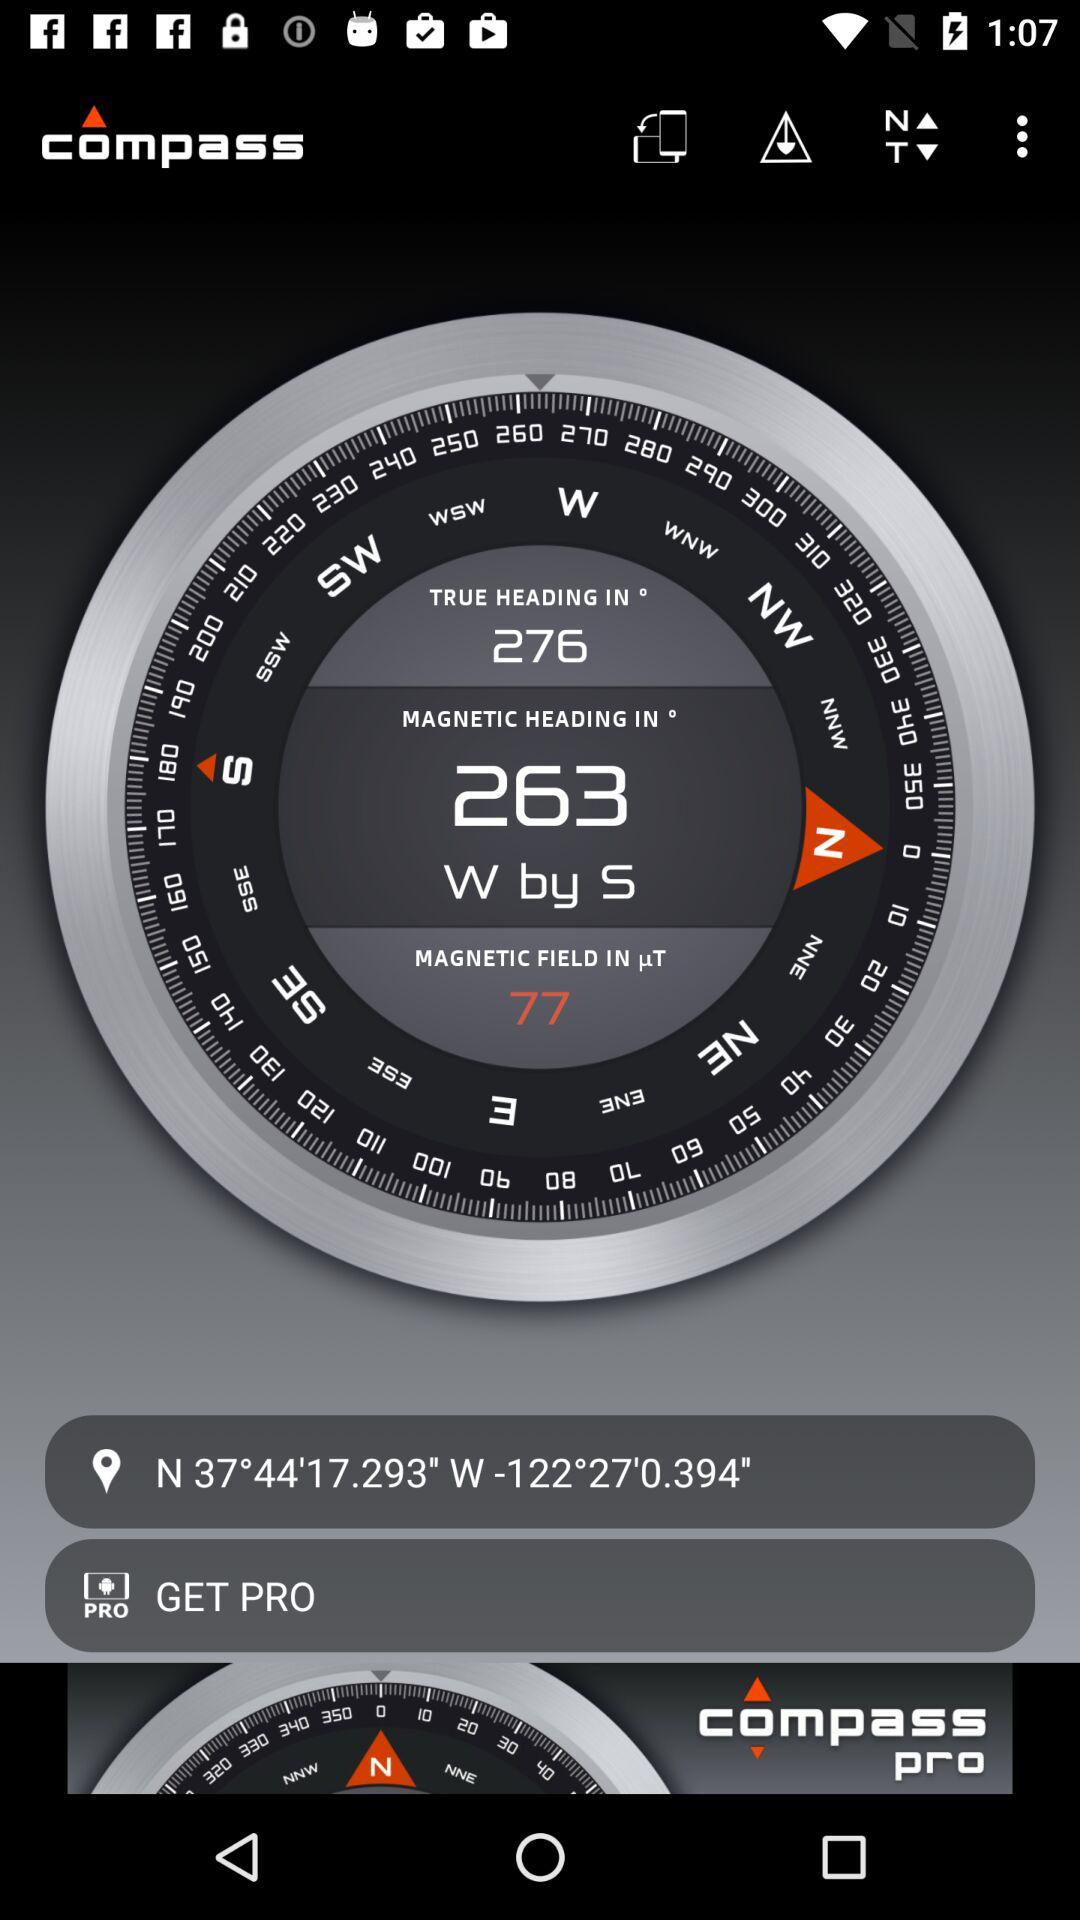  What do you see at coordinates (540, 881) in the screenshot?
I see `item above the magnetic field in icon` at bounding box center [540, 881].